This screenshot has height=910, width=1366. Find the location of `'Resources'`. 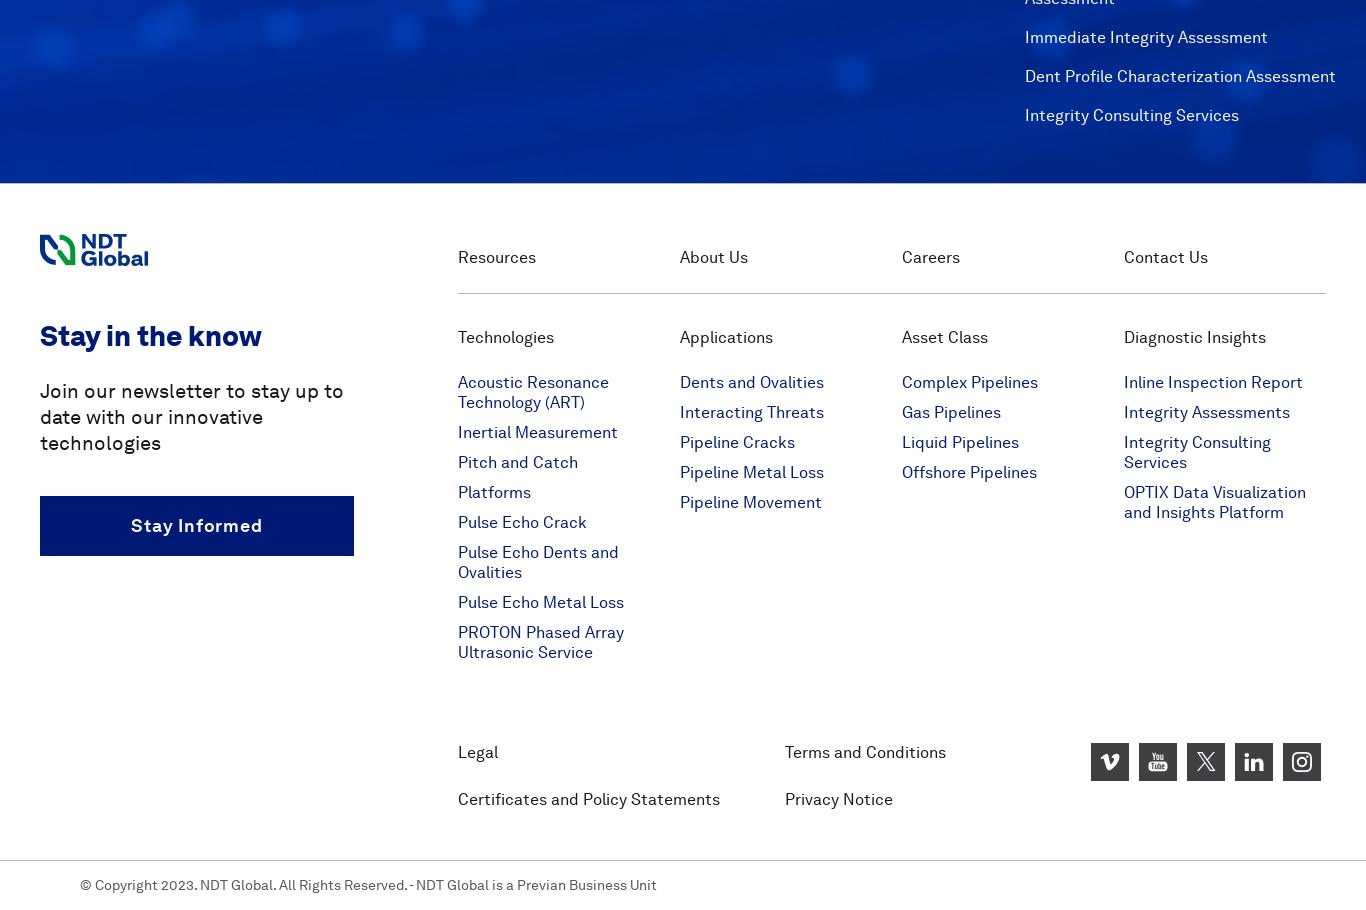

'Resources' is located at coordinates (496, 256).